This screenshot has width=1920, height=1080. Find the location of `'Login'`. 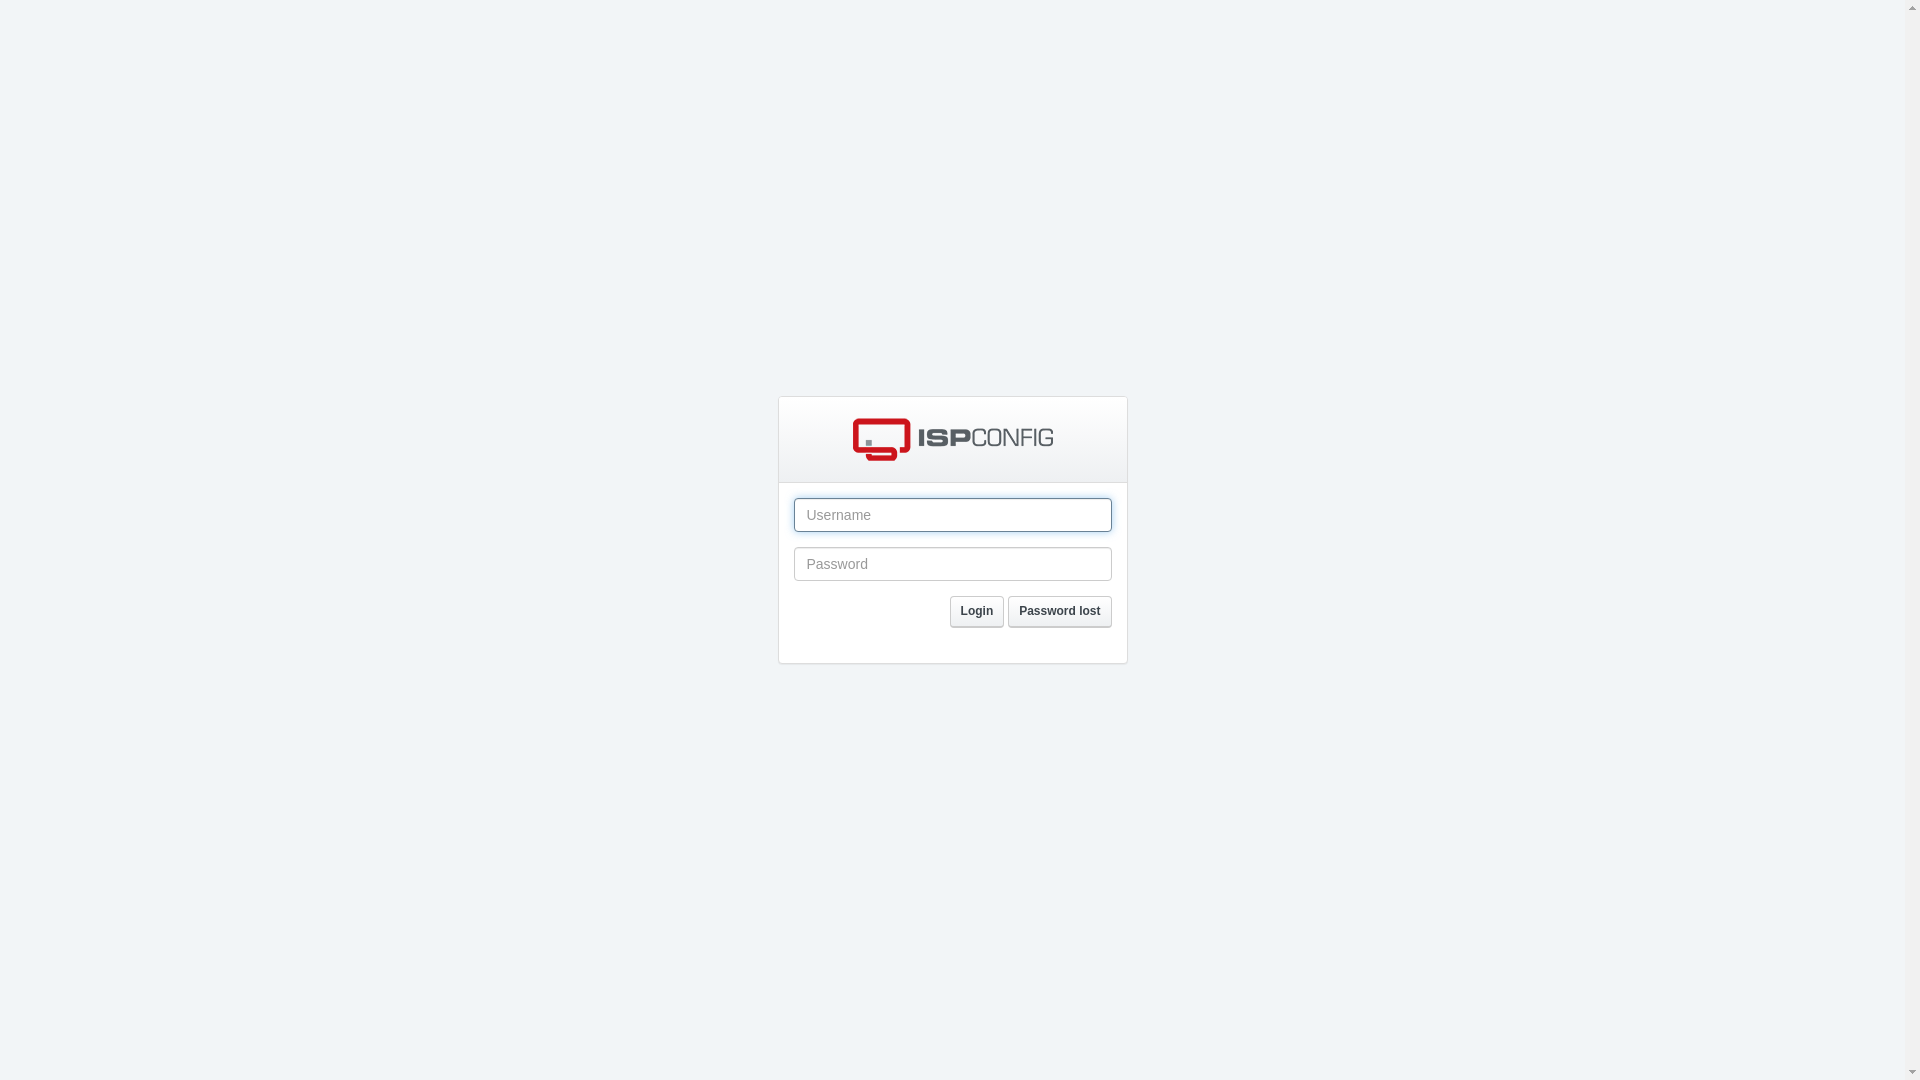

'Login' is located at coordinates (977, 611).